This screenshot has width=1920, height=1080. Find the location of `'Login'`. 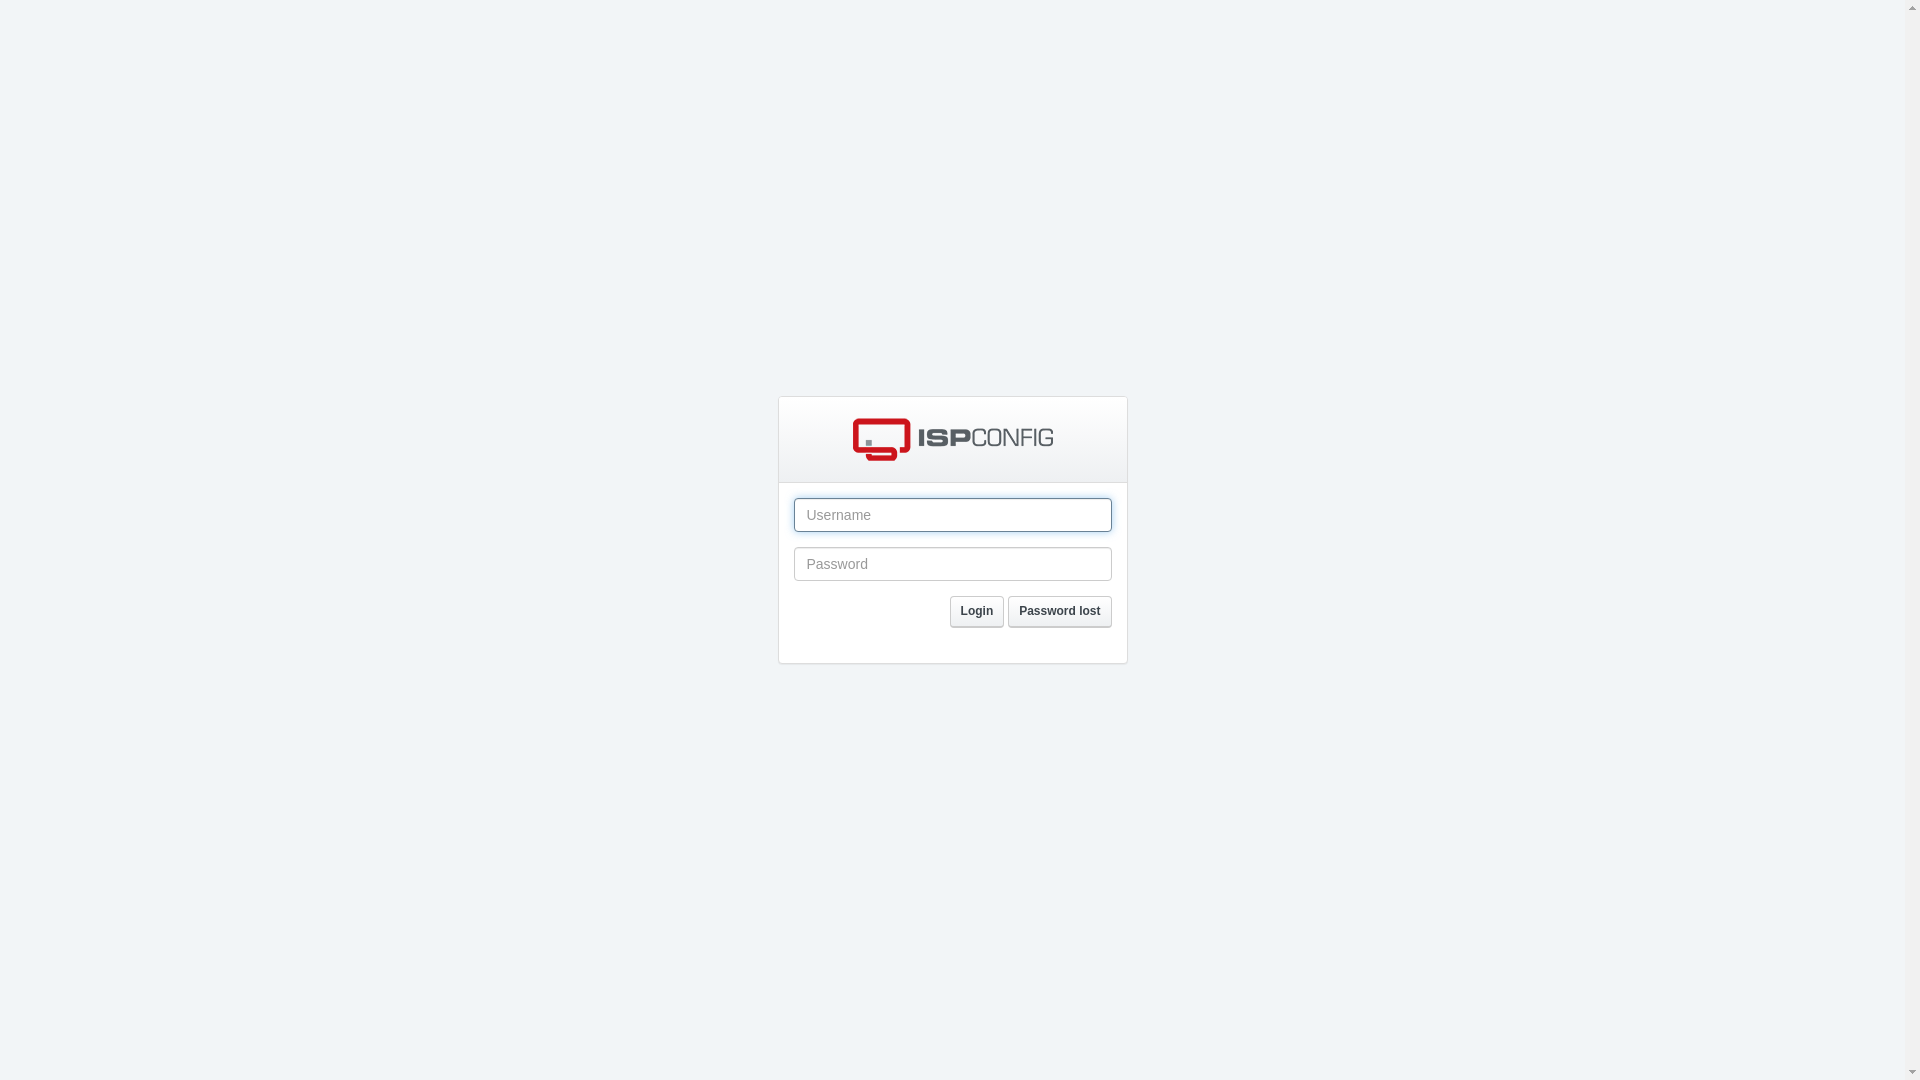

'Login' is located at coordinates (977, 611).